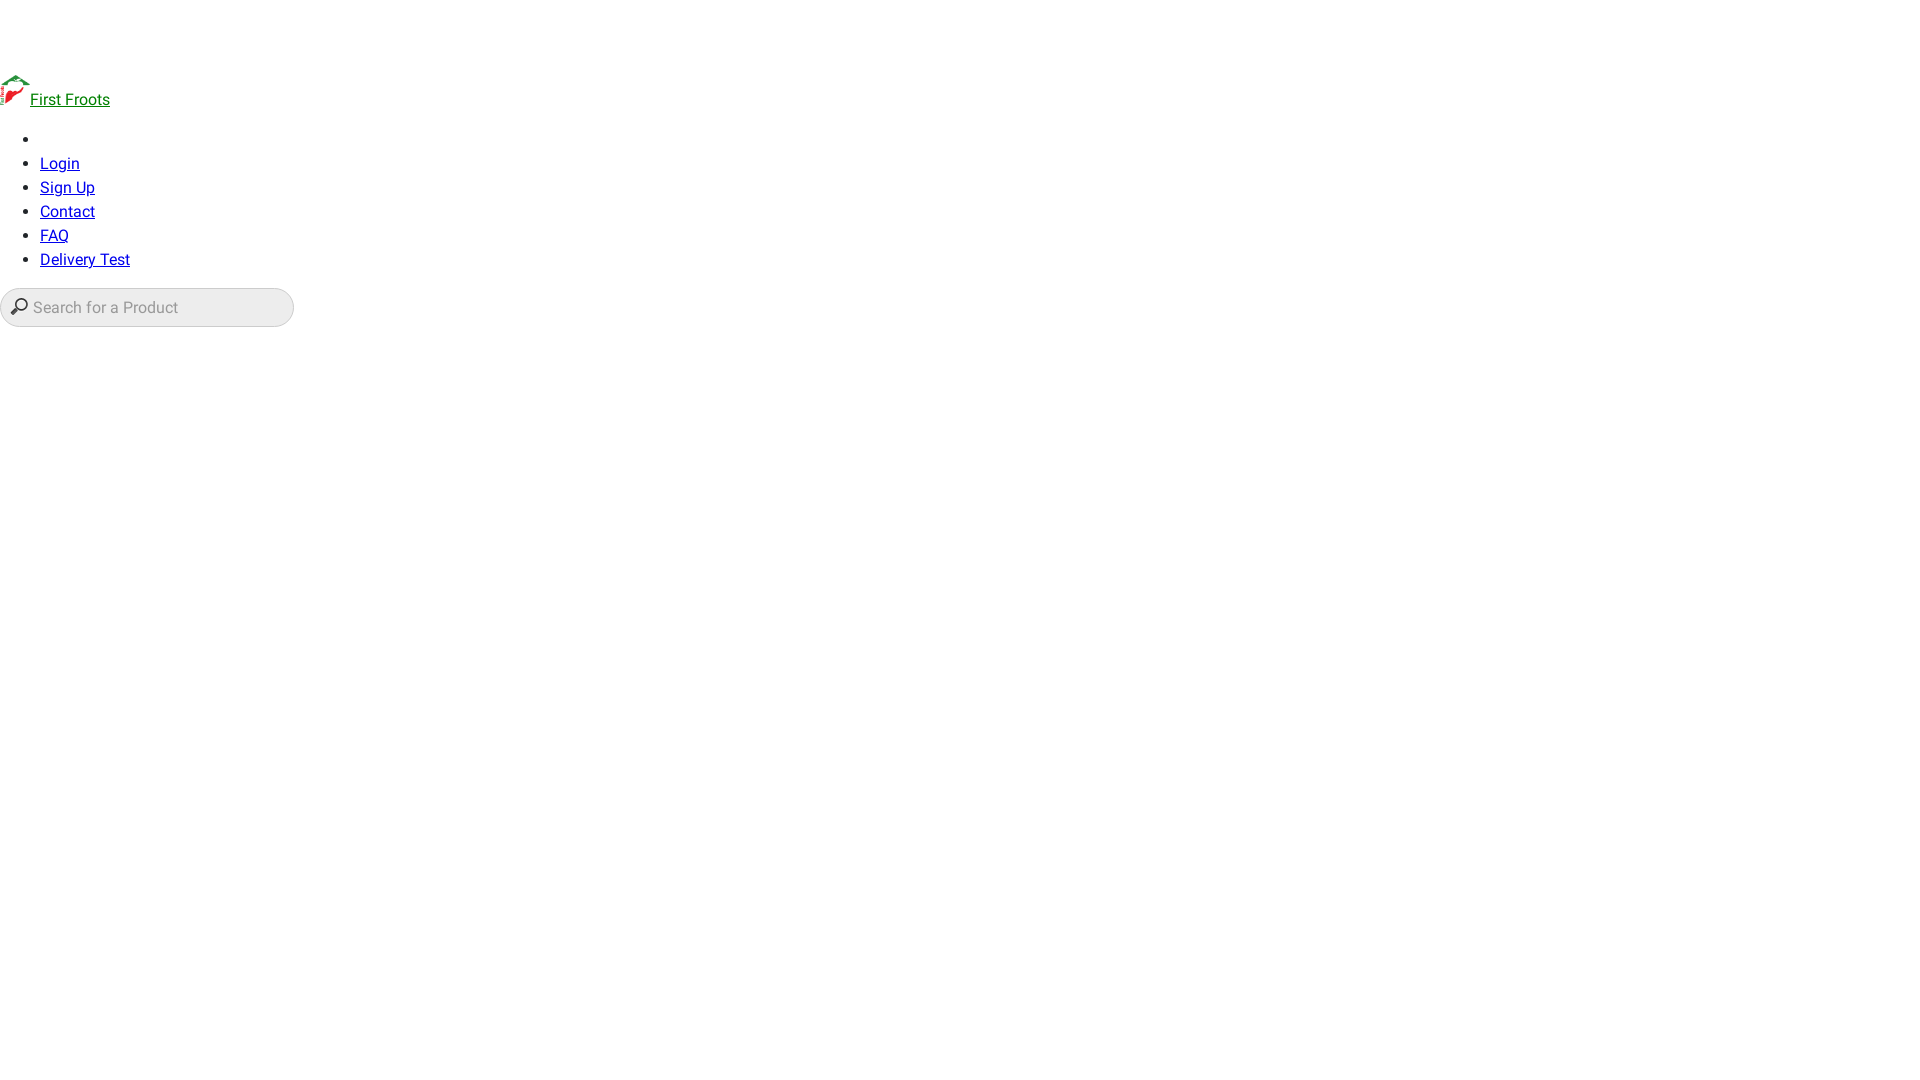 This screenshot has width=1920, height=1080. I want to click on 'FAQ', so click(39, 234).